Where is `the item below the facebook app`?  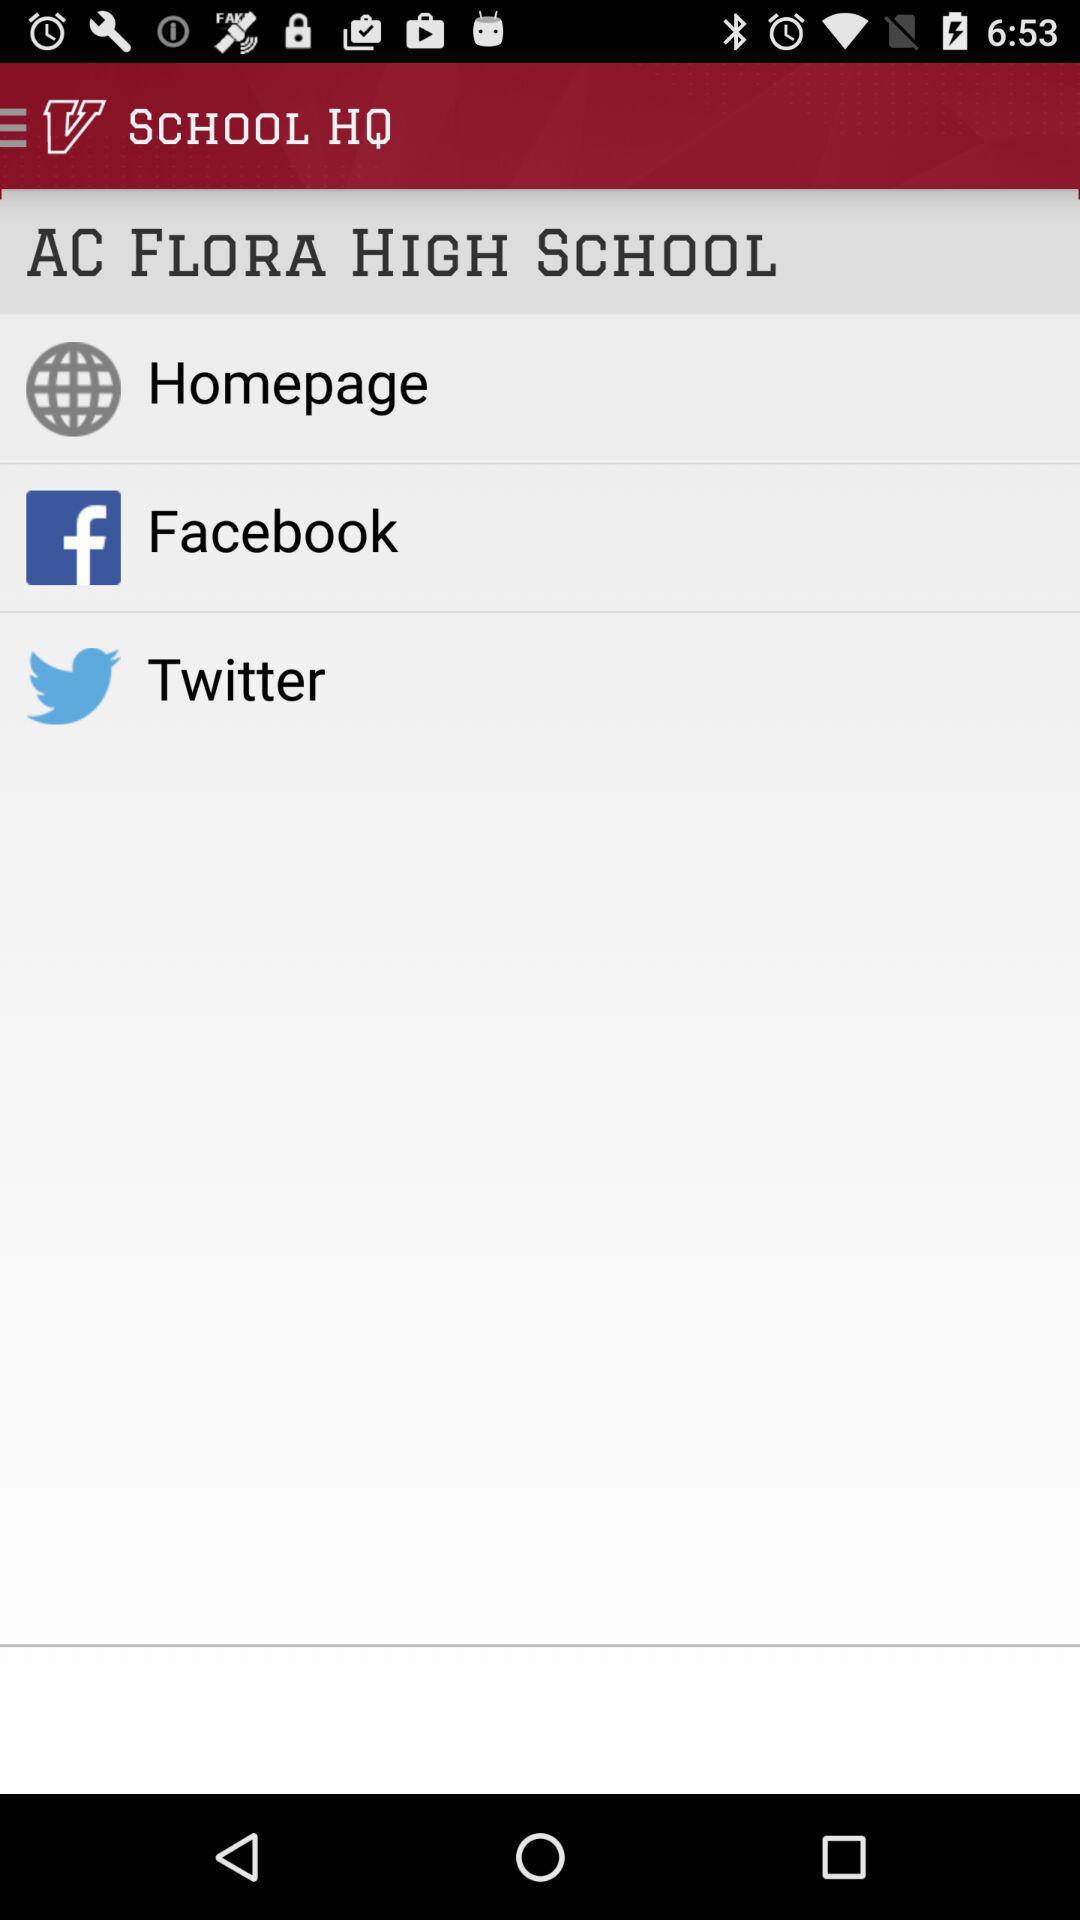
the item below the facebook app is located at coordinates (599, 677).